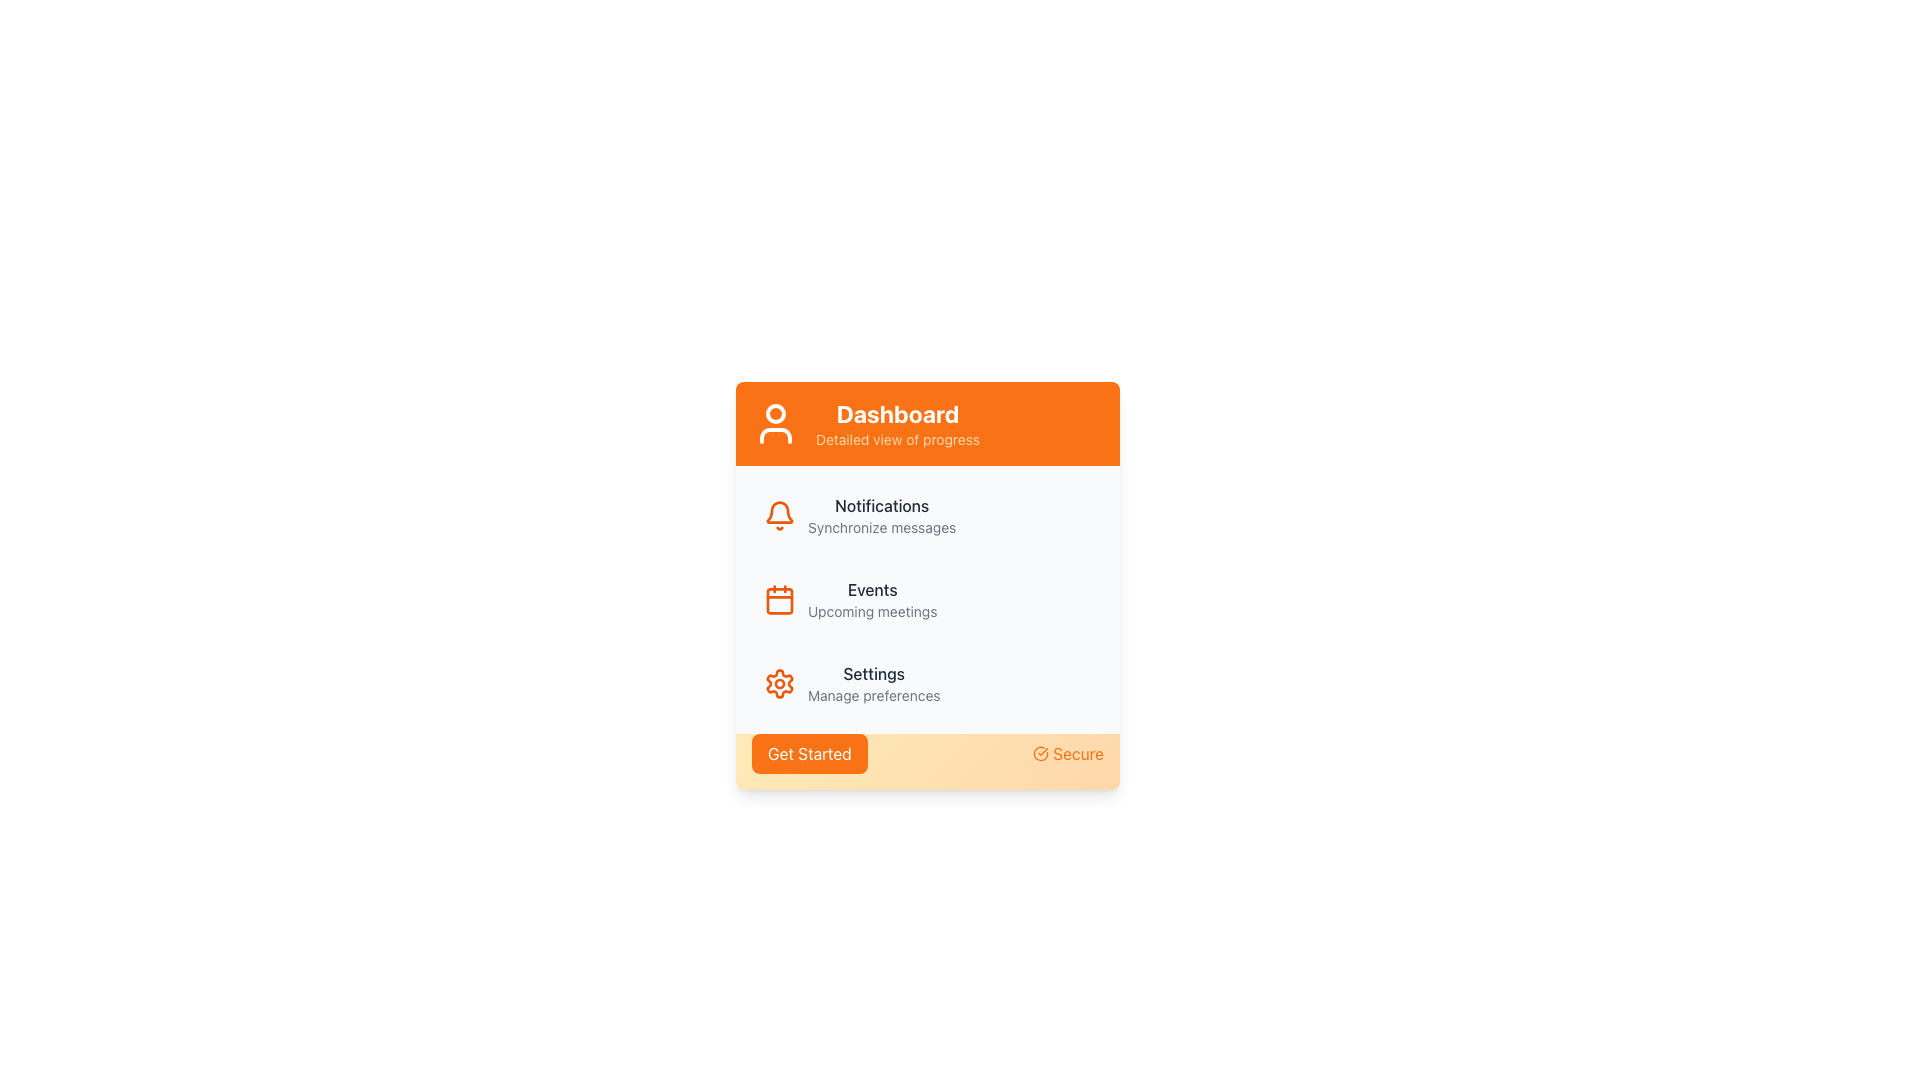 This screenshot has width=1920, height=1080. Describe the element at coordinates (926, 599) in the screenshot. I see `the List item with text and icon located in the middle section of the vertically stacked list, positioned between the 'Notifications' and 'Settings' entries for accessibility navigation` at that location.